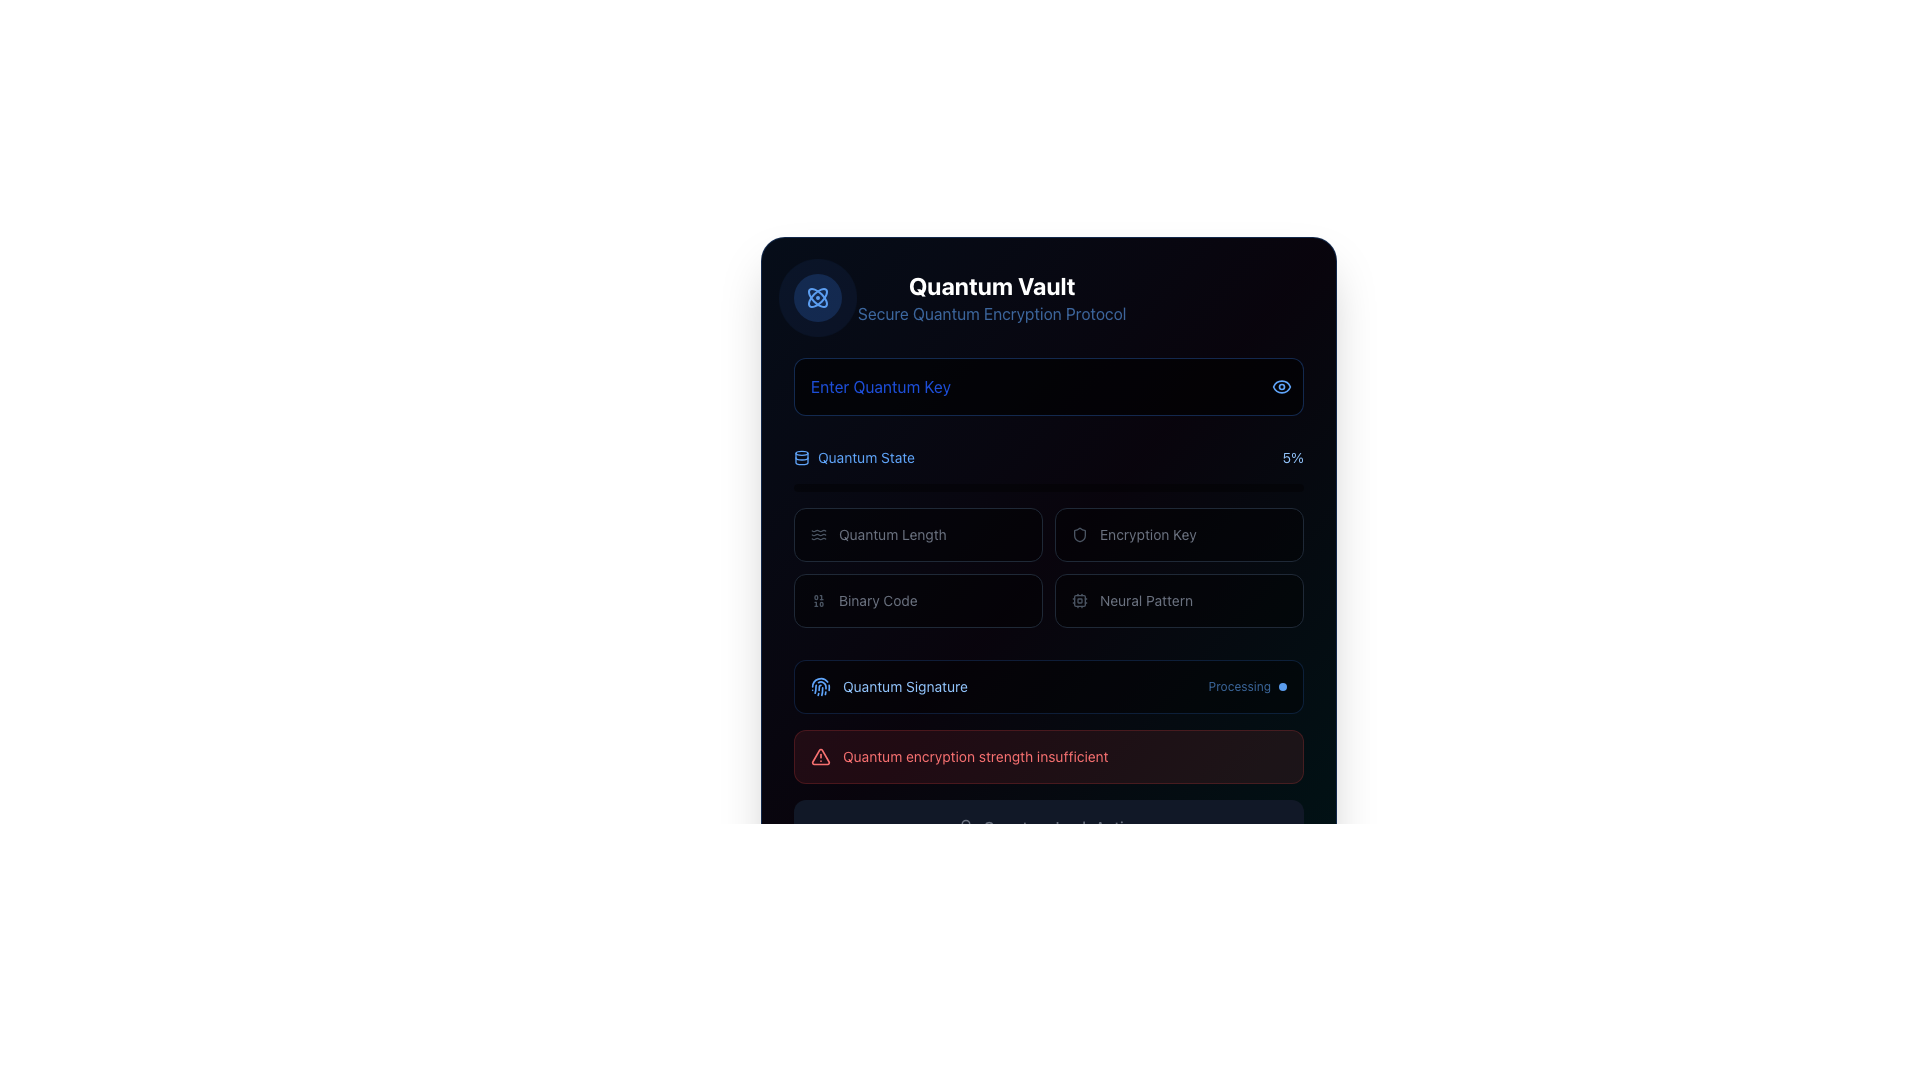  What do you see at coordinates (917, 534) in the screenshot?
I see `the clickable card or button component located in the first row and first column of the grid layout, adjacent to the 'Encryption Key' element` at bounding box center [917, 534].